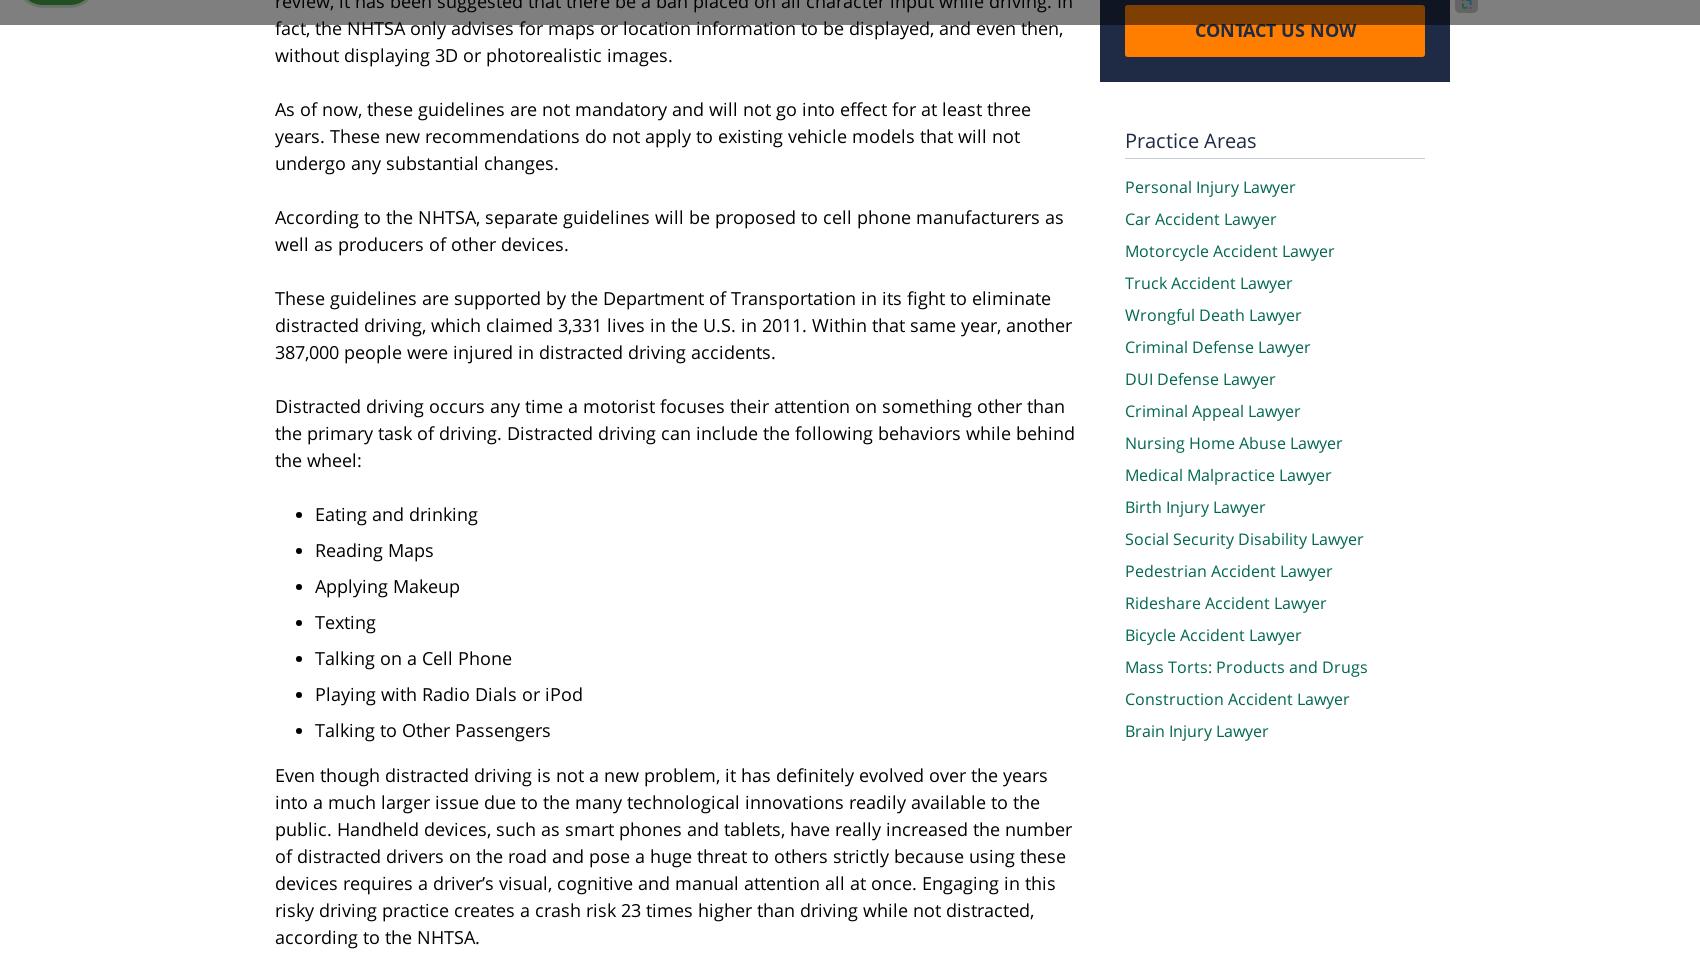 This screenshot has height=975, width=1700. I want to click on 'Truck Accident Lawyer', so click(1208, 281).